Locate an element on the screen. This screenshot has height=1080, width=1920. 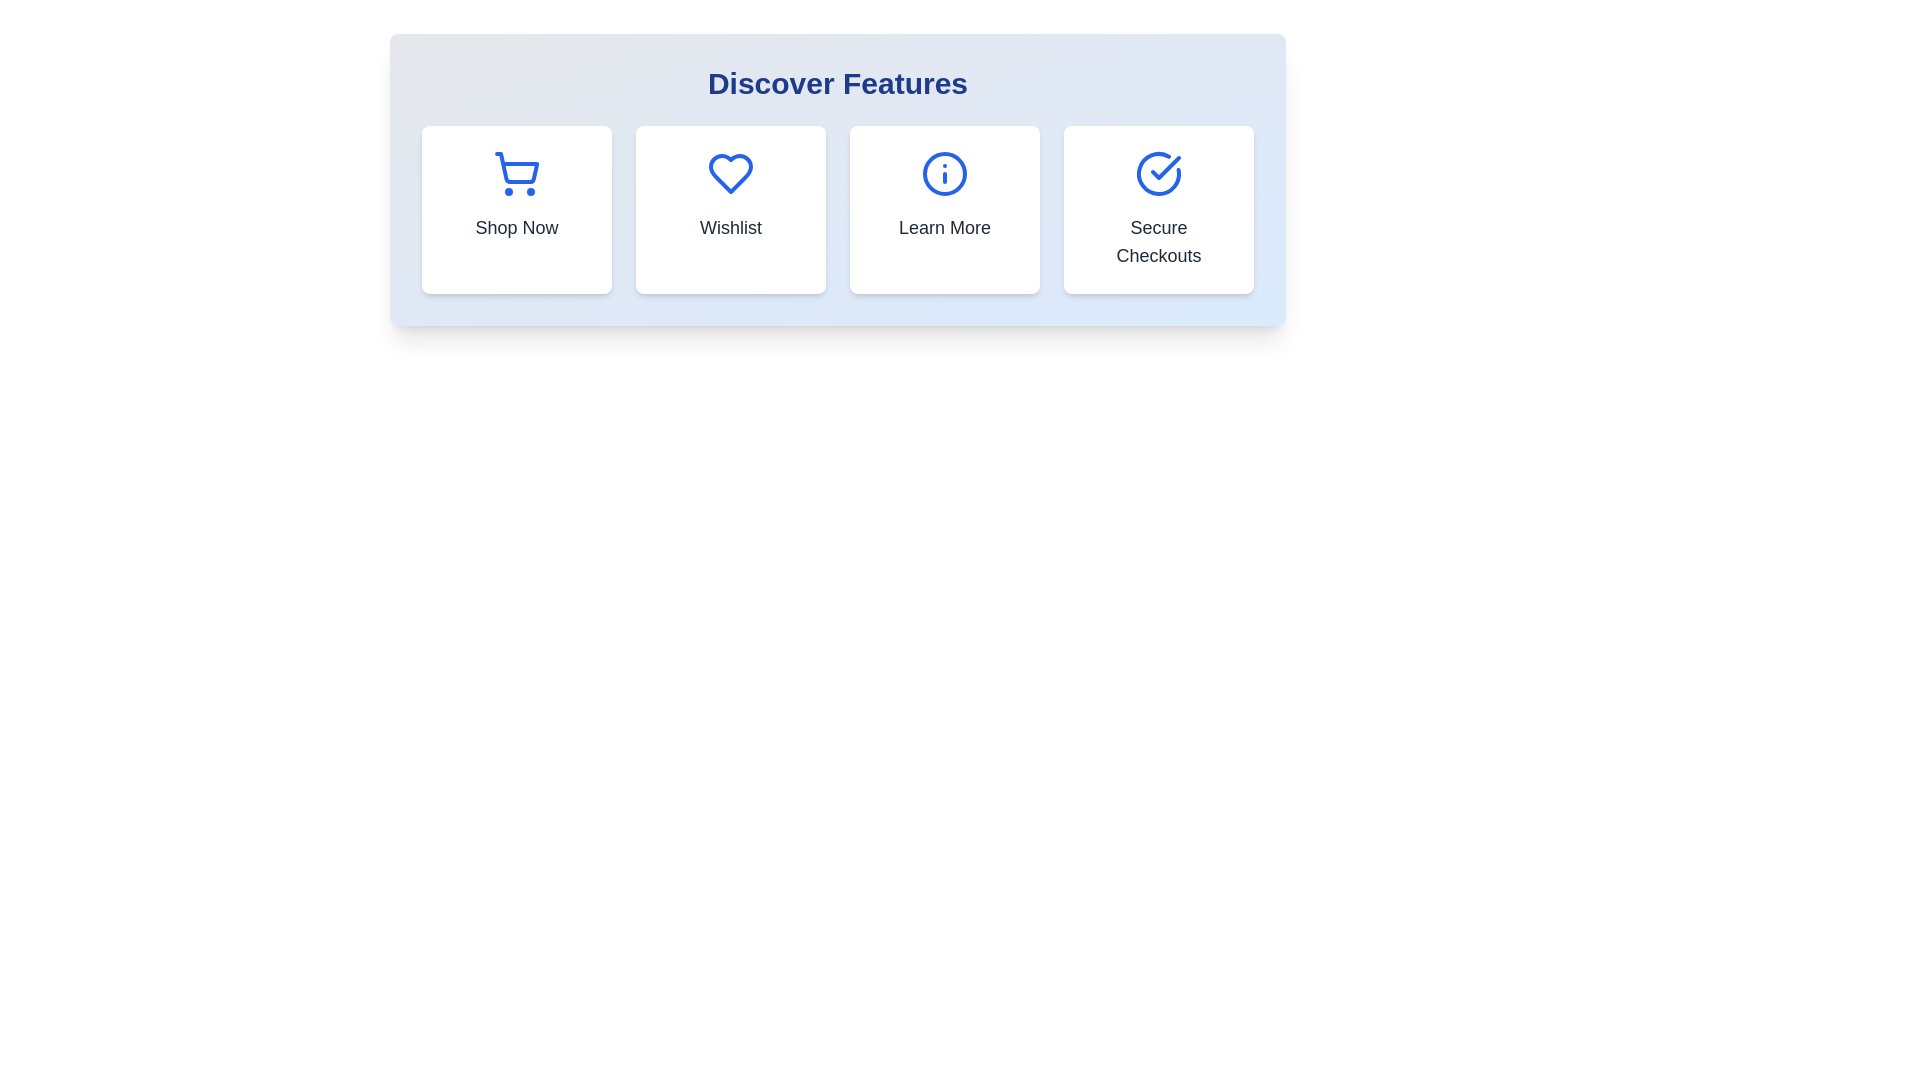
the heart icon representing the 'Wishlist' feature located within the second card under the 'Discover Features' heading is located at coordinates (729, 172).